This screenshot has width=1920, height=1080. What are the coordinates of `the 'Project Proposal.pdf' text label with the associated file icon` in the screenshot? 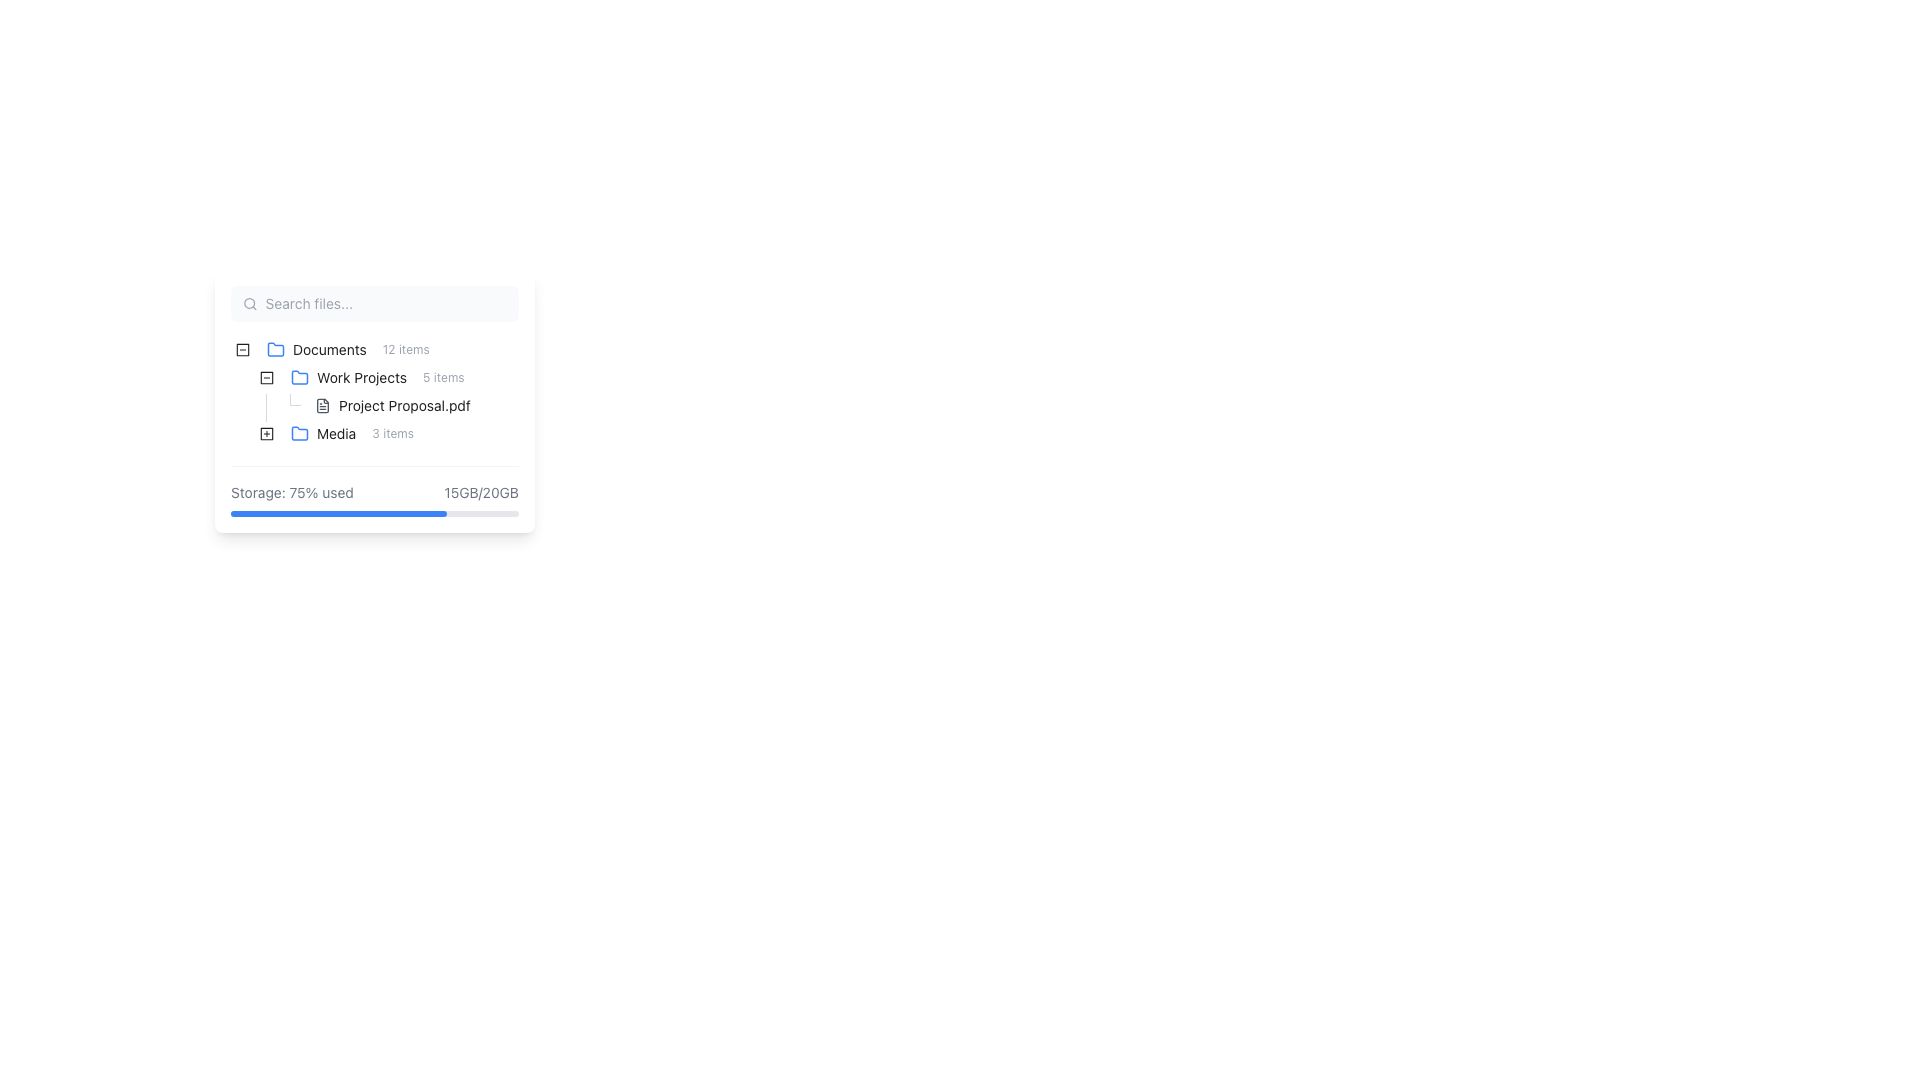 It's located at (400, 405).